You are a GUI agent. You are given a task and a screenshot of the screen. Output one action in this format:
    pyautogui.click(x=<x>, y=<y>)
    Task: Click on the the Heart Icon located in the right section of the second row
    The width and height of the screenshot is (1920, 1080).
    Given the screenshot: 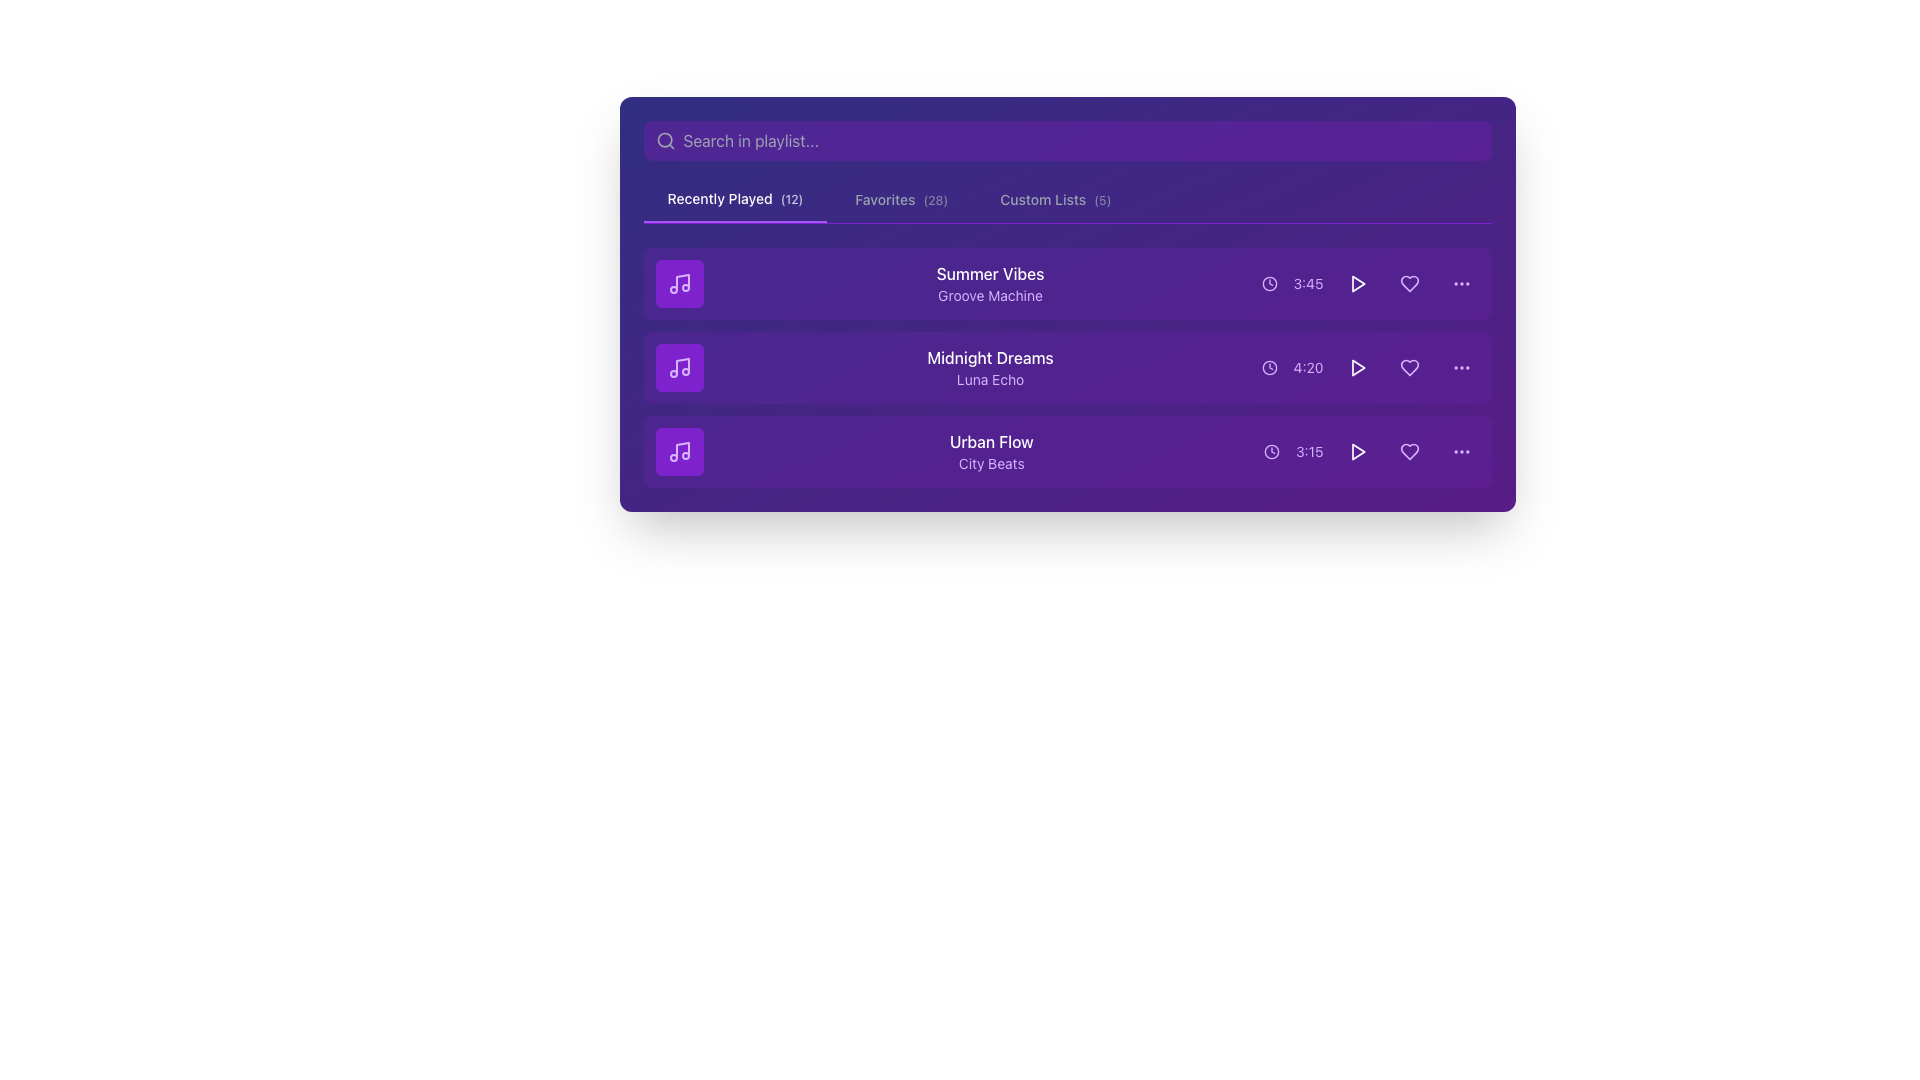 What is the action you would take?
    pyautogui.click(x=1408, y=284)
    